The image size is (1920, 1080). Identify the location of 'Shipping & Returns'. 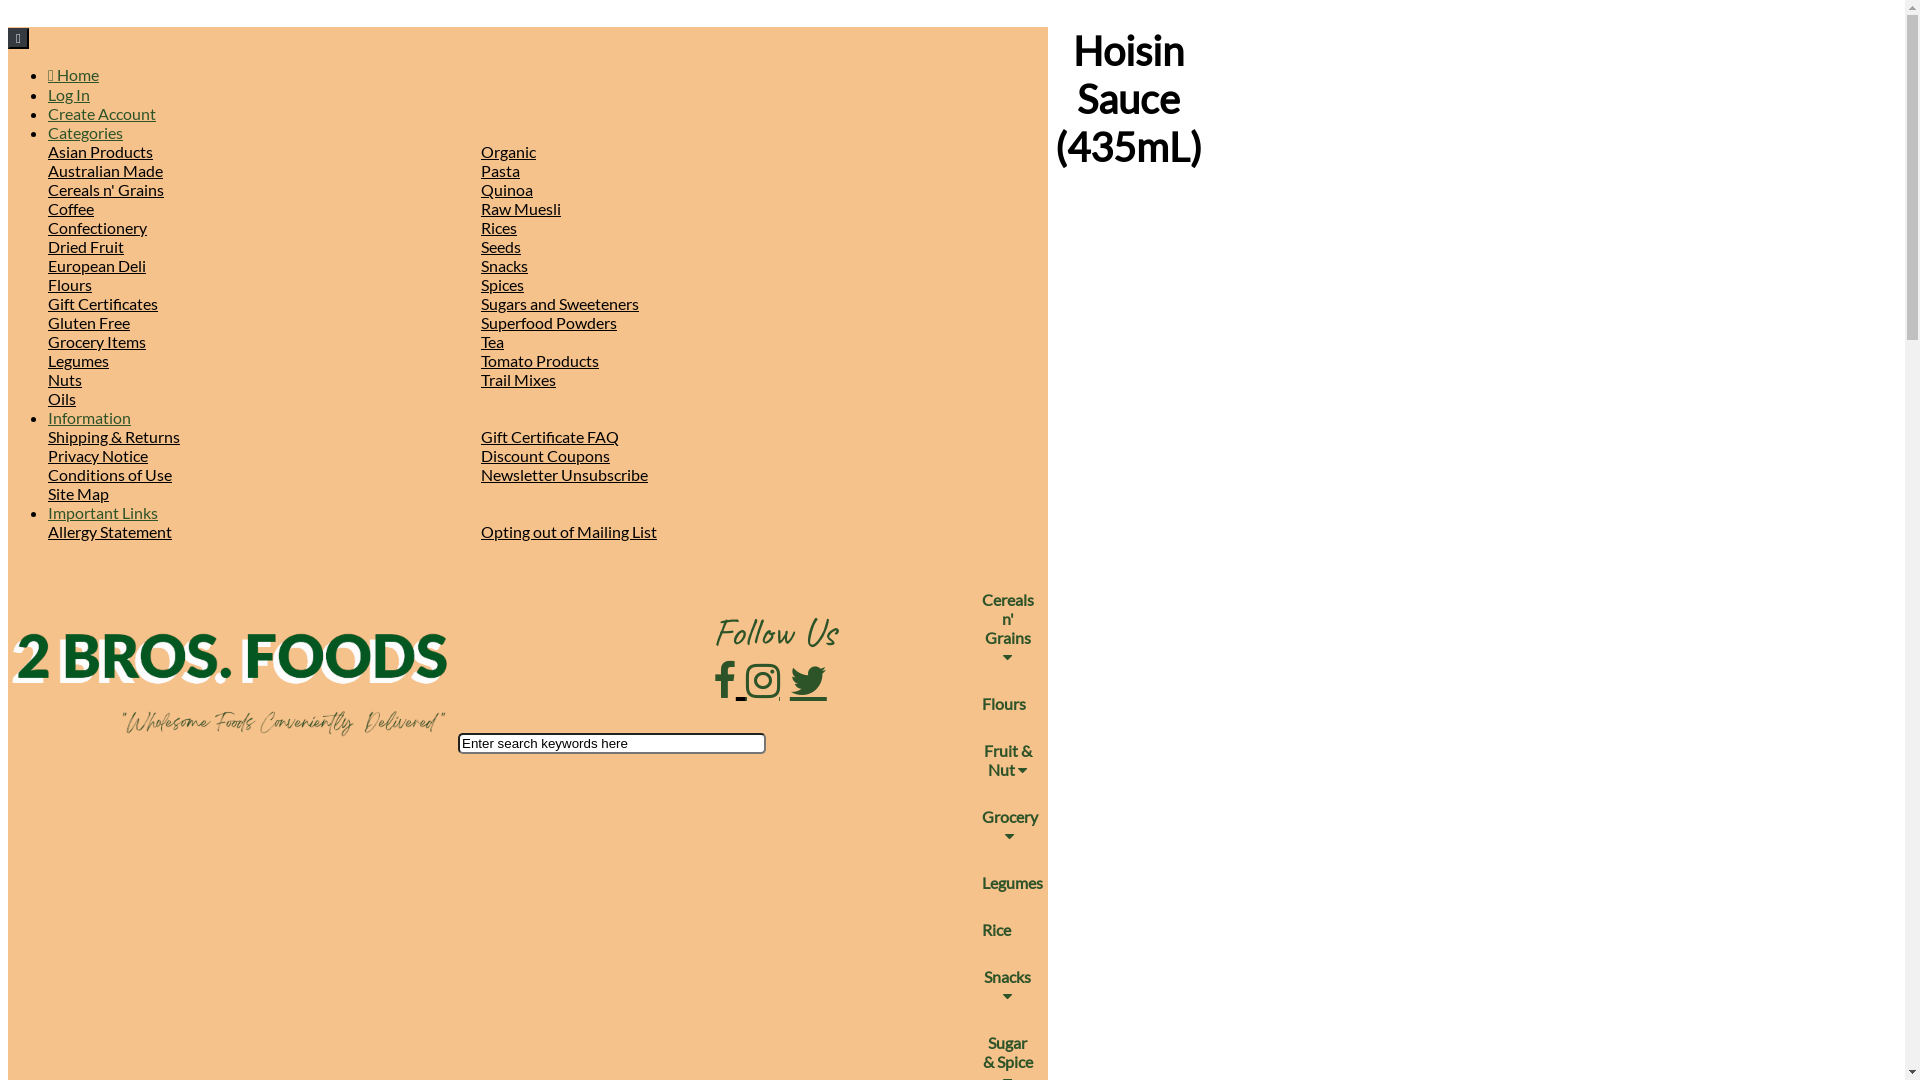
(113, 435).